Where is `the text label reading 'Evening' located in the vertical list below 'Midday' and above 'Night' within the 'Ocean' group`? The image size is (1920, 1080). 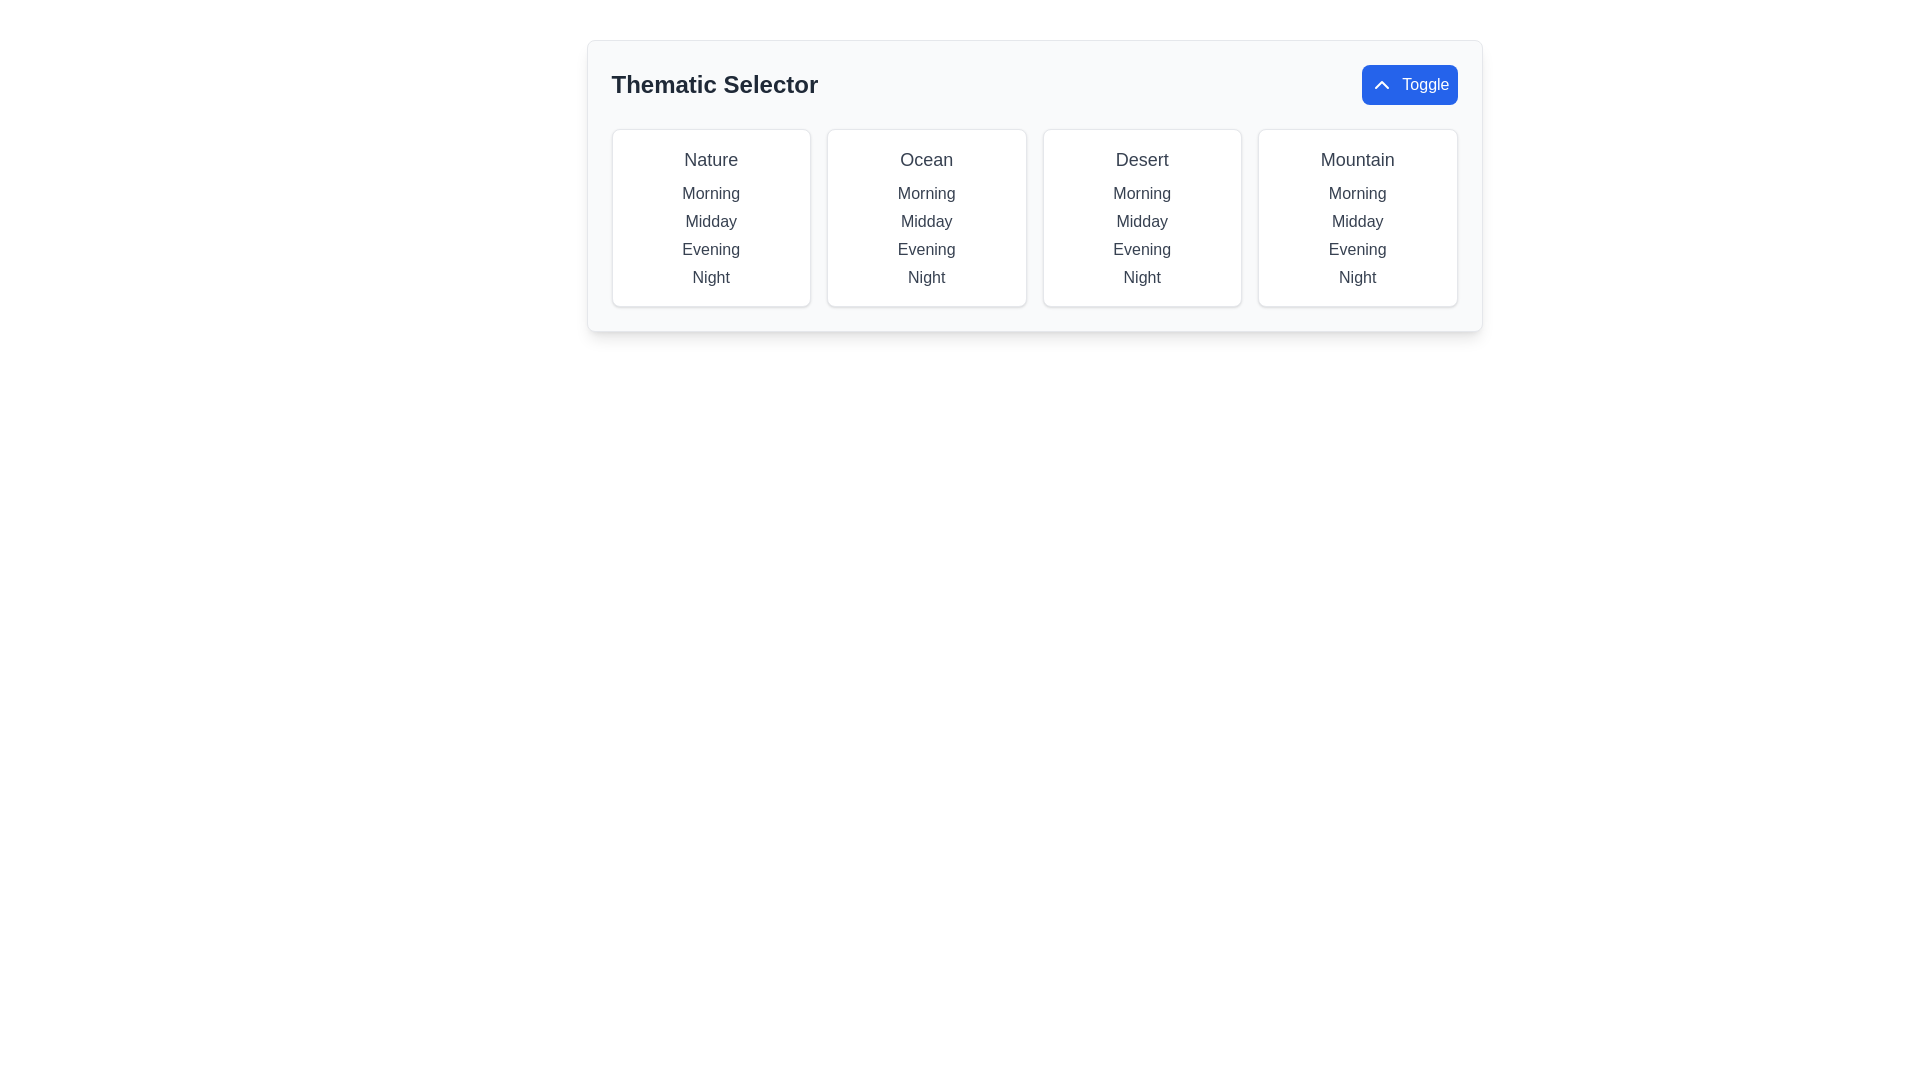 the text label reading 'Evening' located in the vertical list below 'Midday' and above 'Night' within the 'Ocean' group is located at coordinates (925, 249).